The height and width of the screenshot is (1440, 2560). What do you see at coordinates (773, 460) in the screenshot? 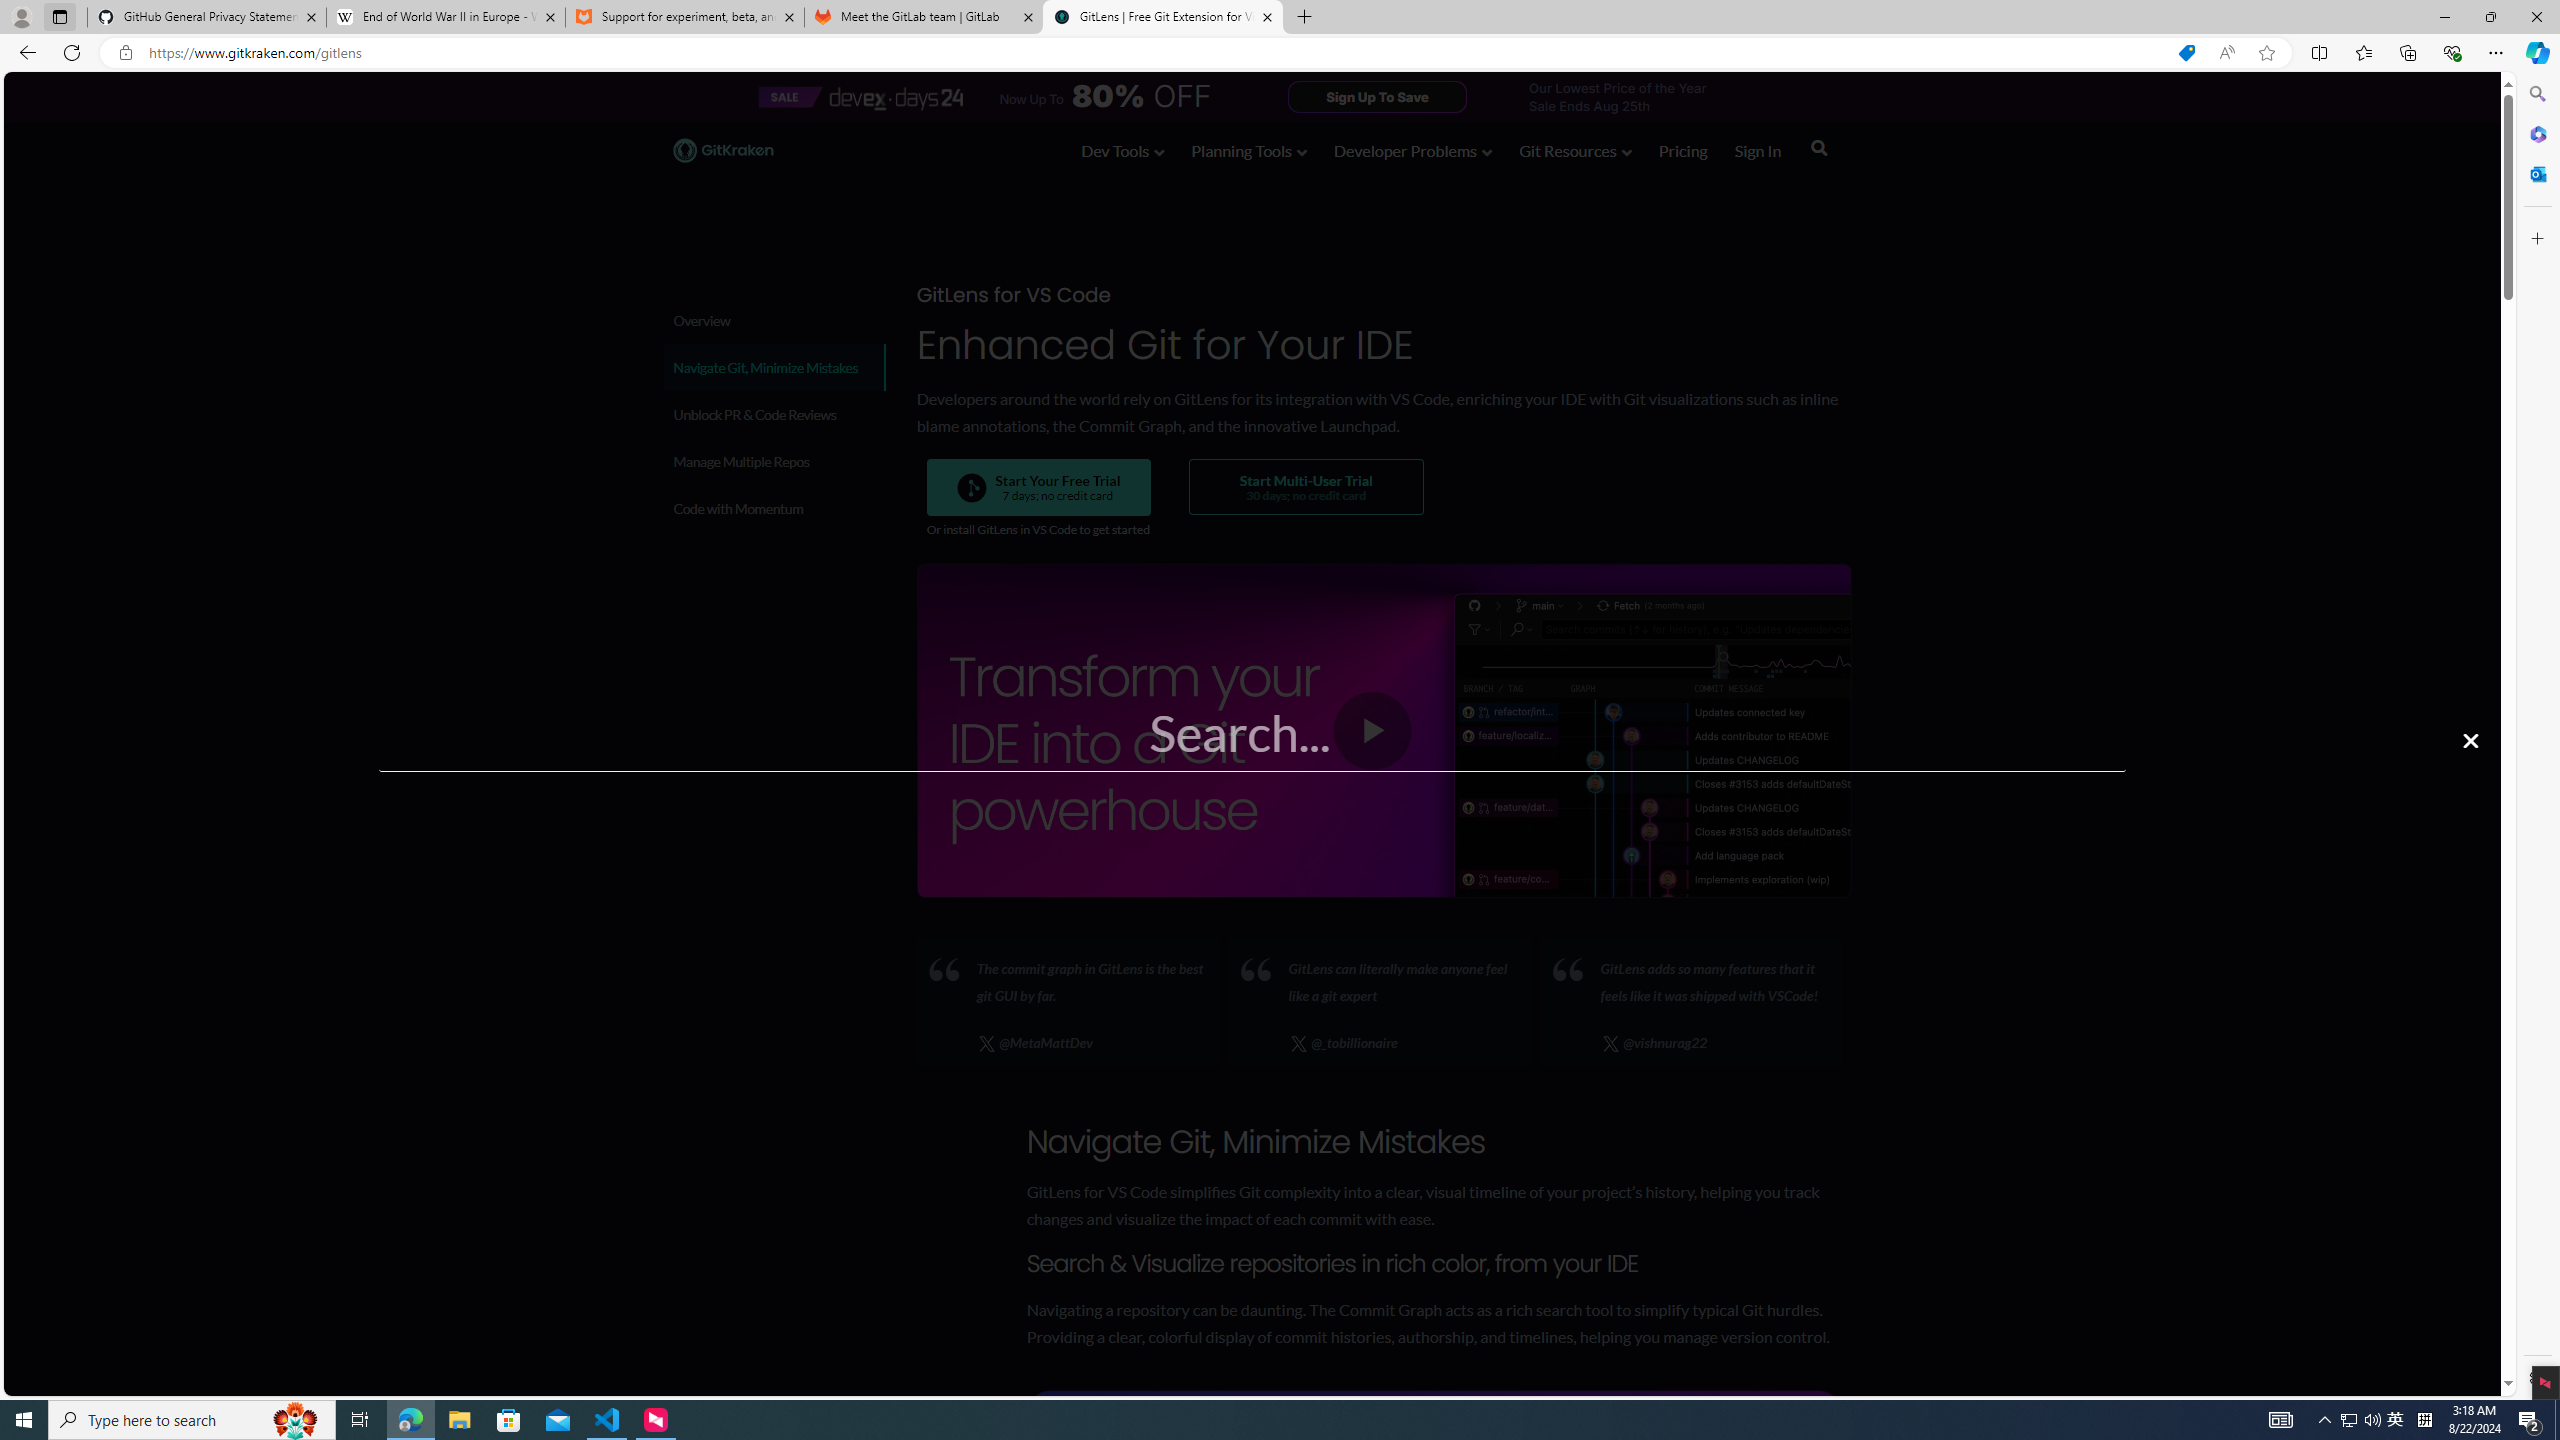
I see `'Manage Multiple Repos'` at bounding box center [773, 460].